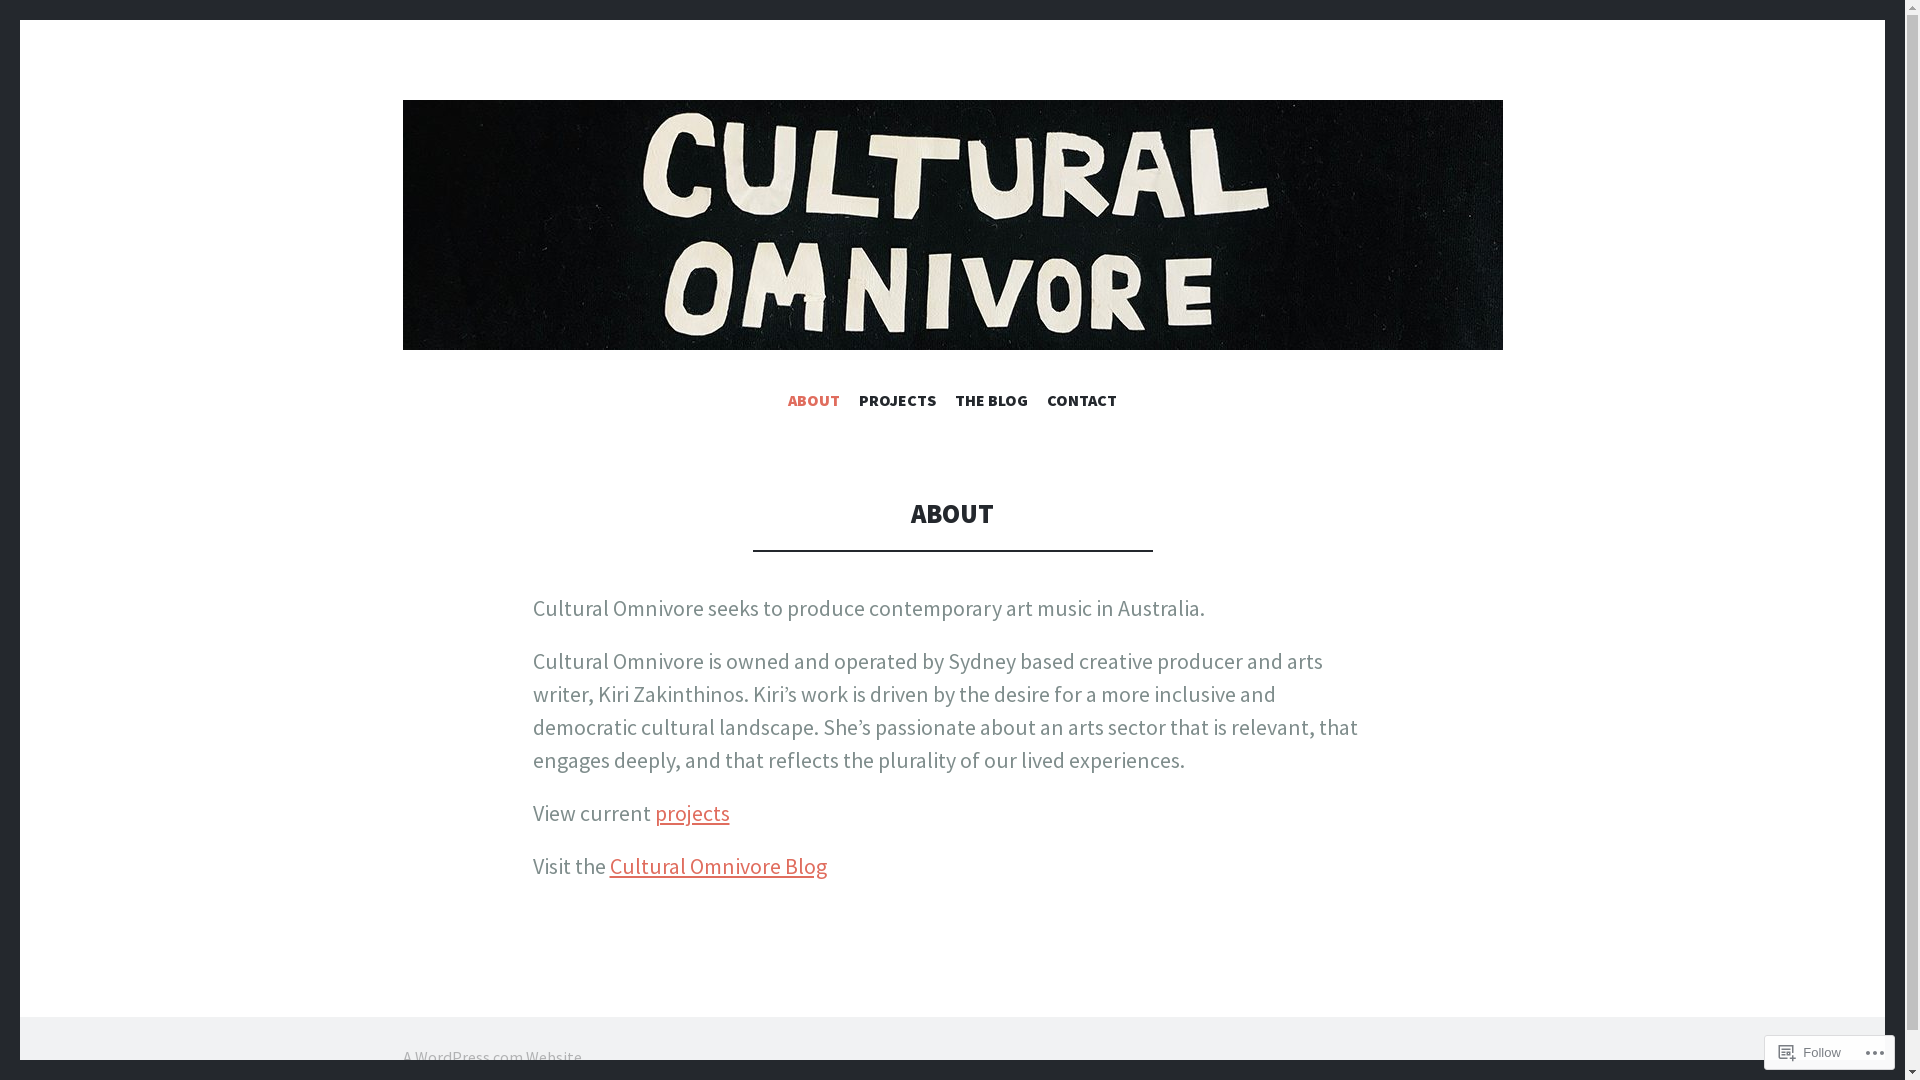  Describe the element at coordinates (1080, 404) in the screenshot. I see `'CONTACT'` at that location.